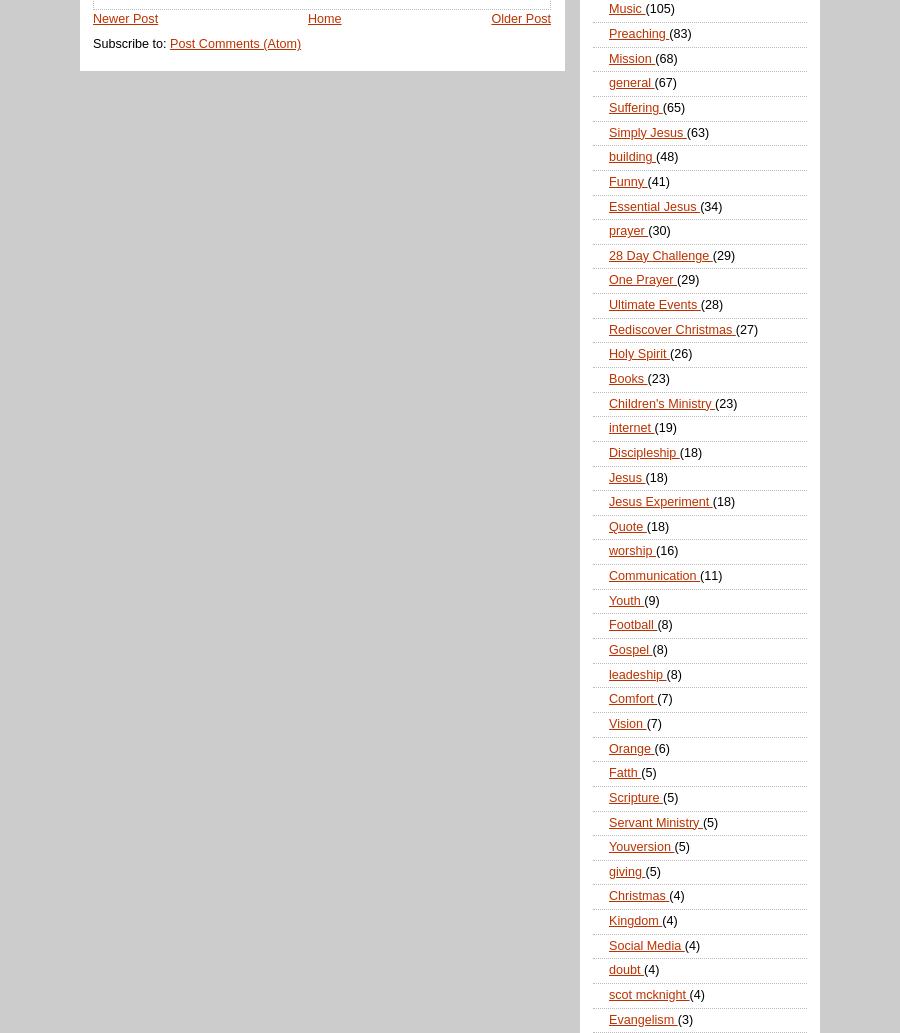 The height and width of the screenshot is (1033, 900). What do you see at coordinates (632, 699) in the screenshot?
I see `'Comfort'` at bounding box center [632, 699].